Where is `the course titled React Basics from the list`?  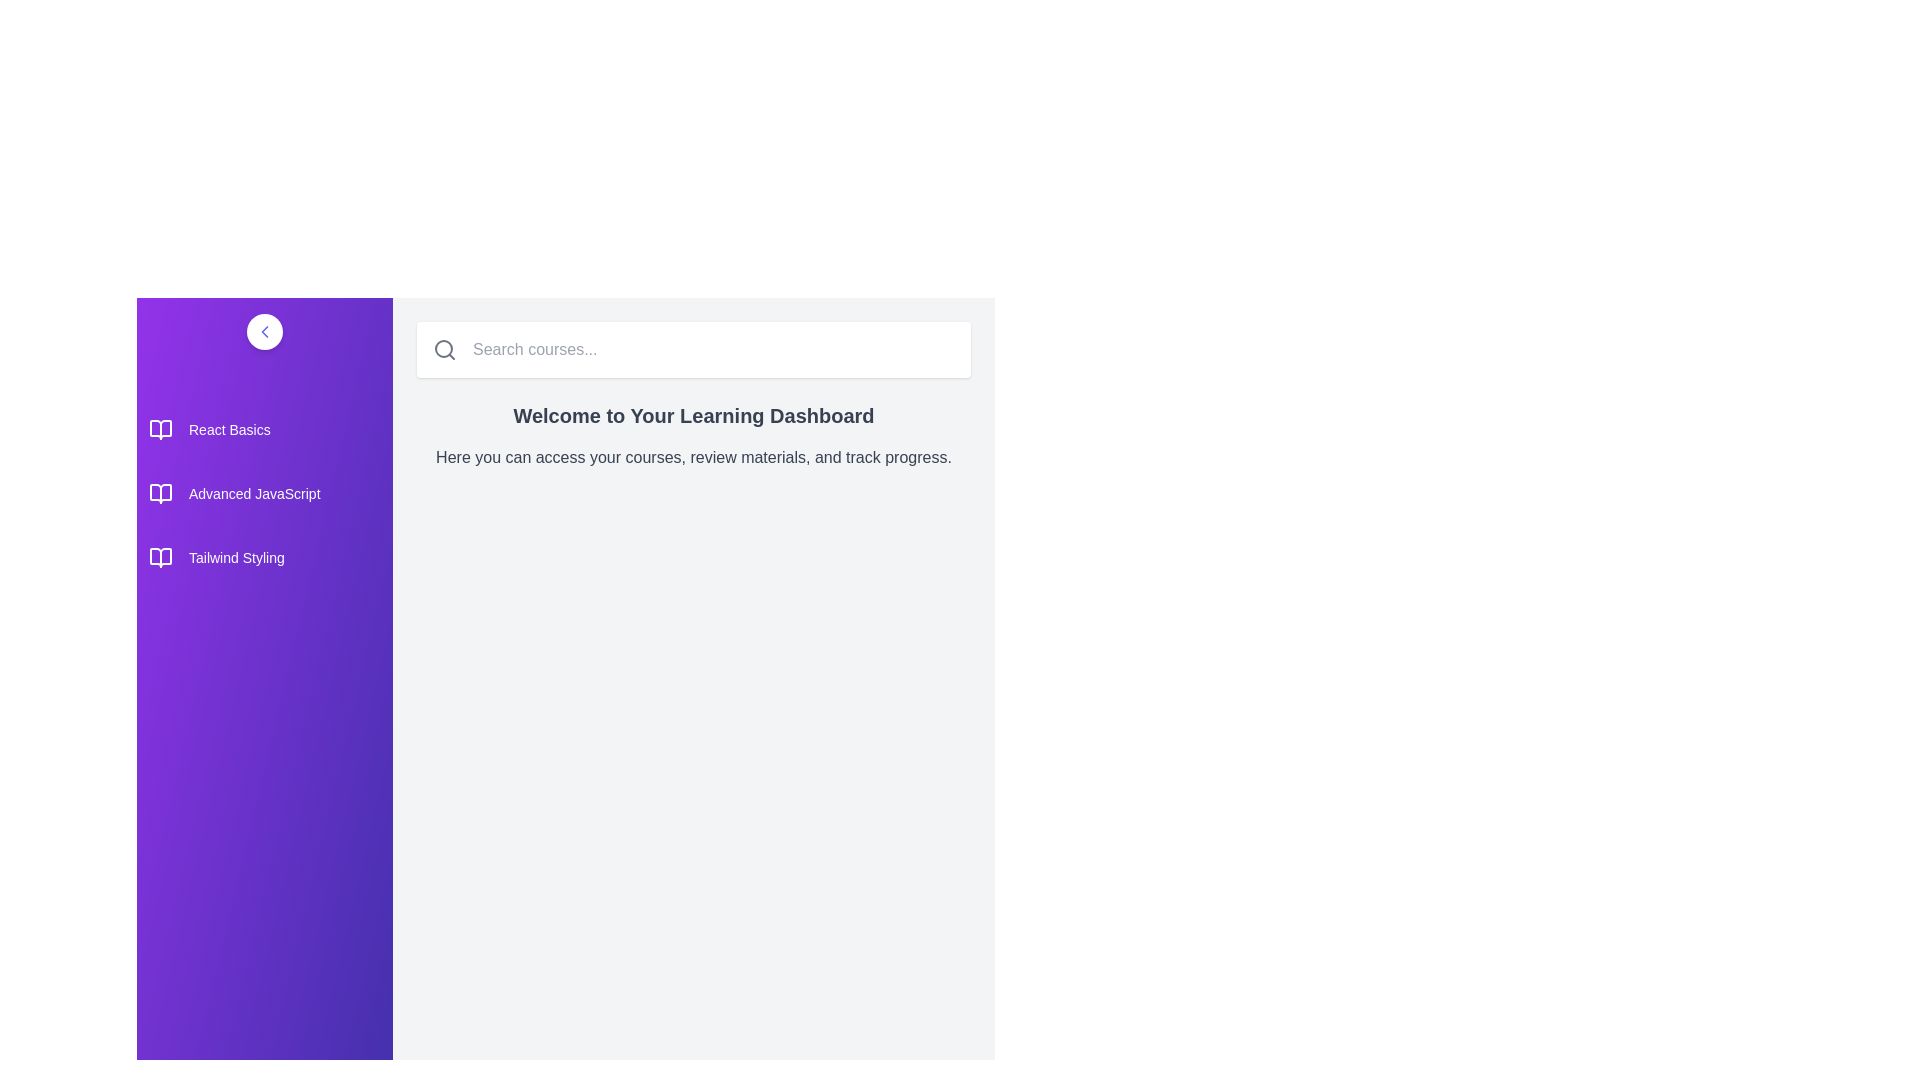 the course titled React Basics from the list is located at coordinates (263, 428).